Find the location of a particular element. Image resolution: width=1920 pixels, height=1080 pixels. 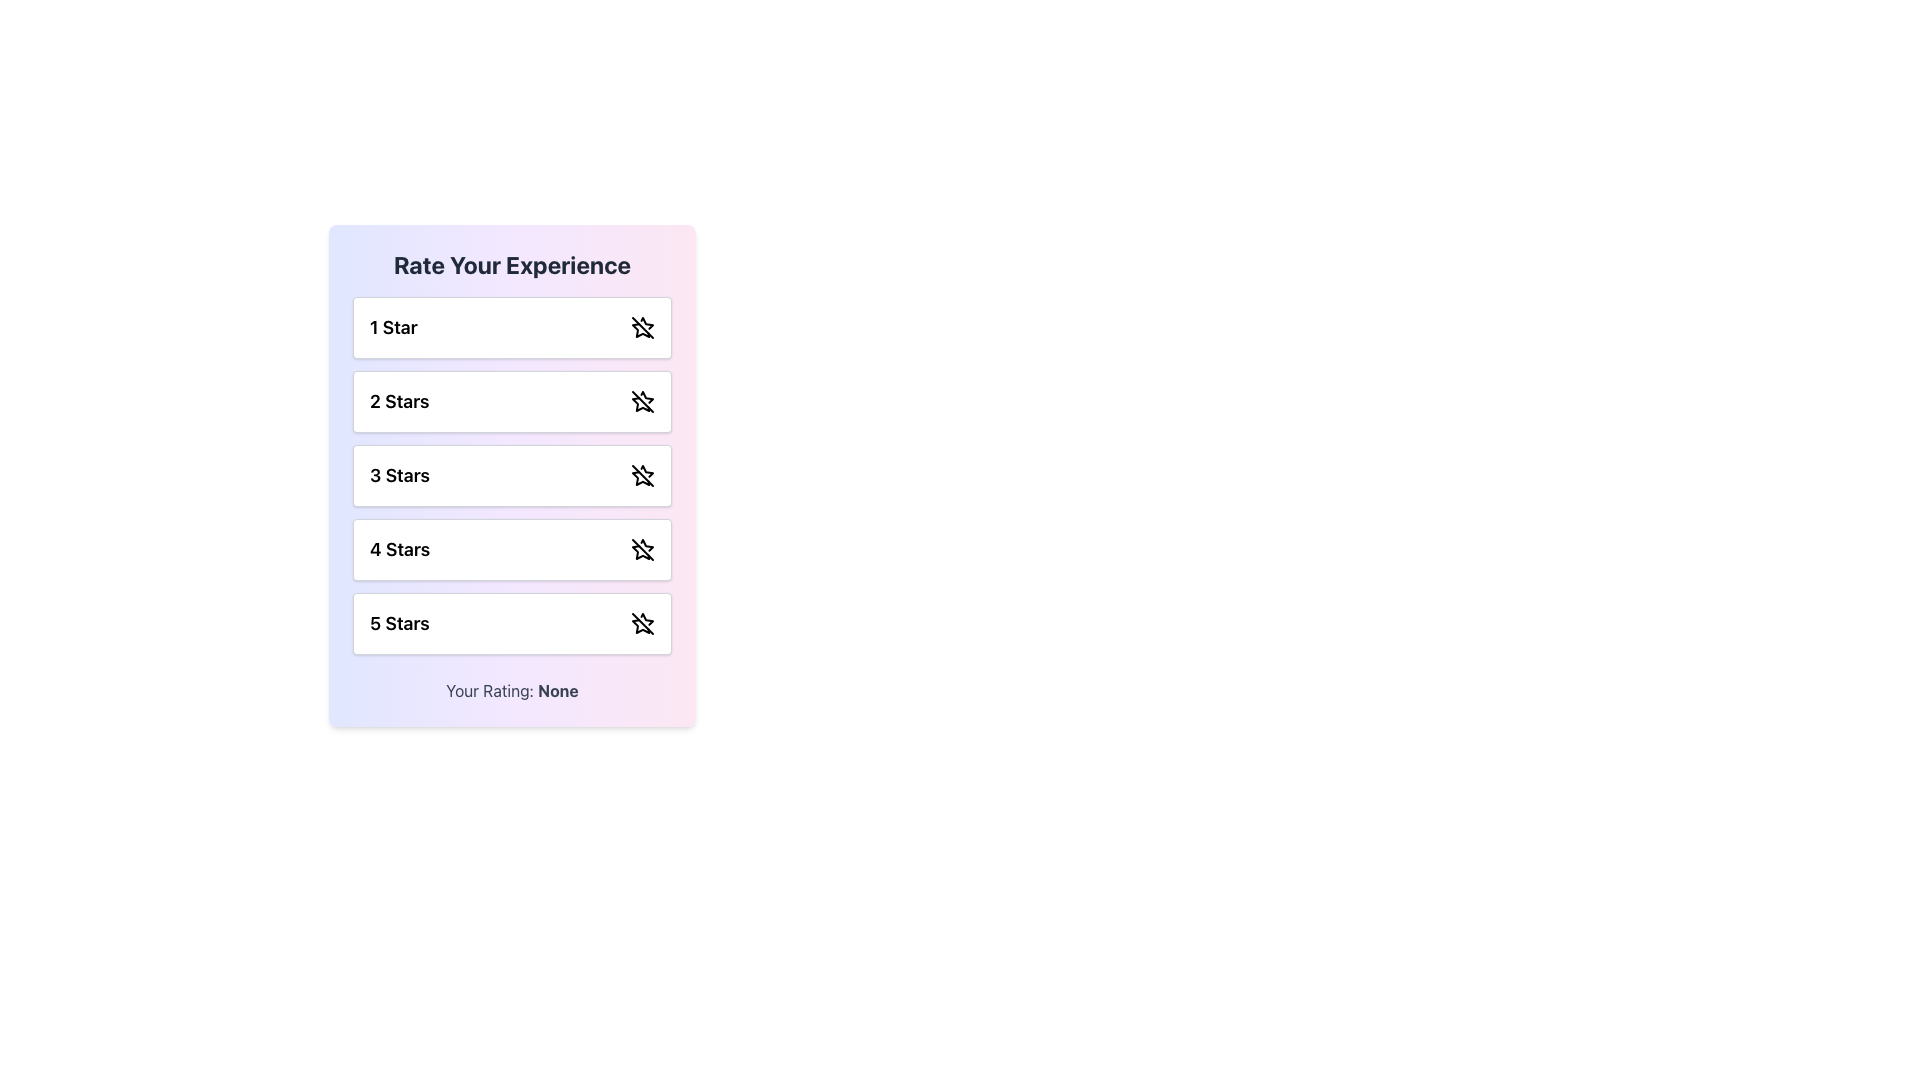

the static text element displaying 'Your Rating:' followed by a bolded 'None', which is styled in gray and located below the '5 Stars' text is located at coordinates (512, 689).